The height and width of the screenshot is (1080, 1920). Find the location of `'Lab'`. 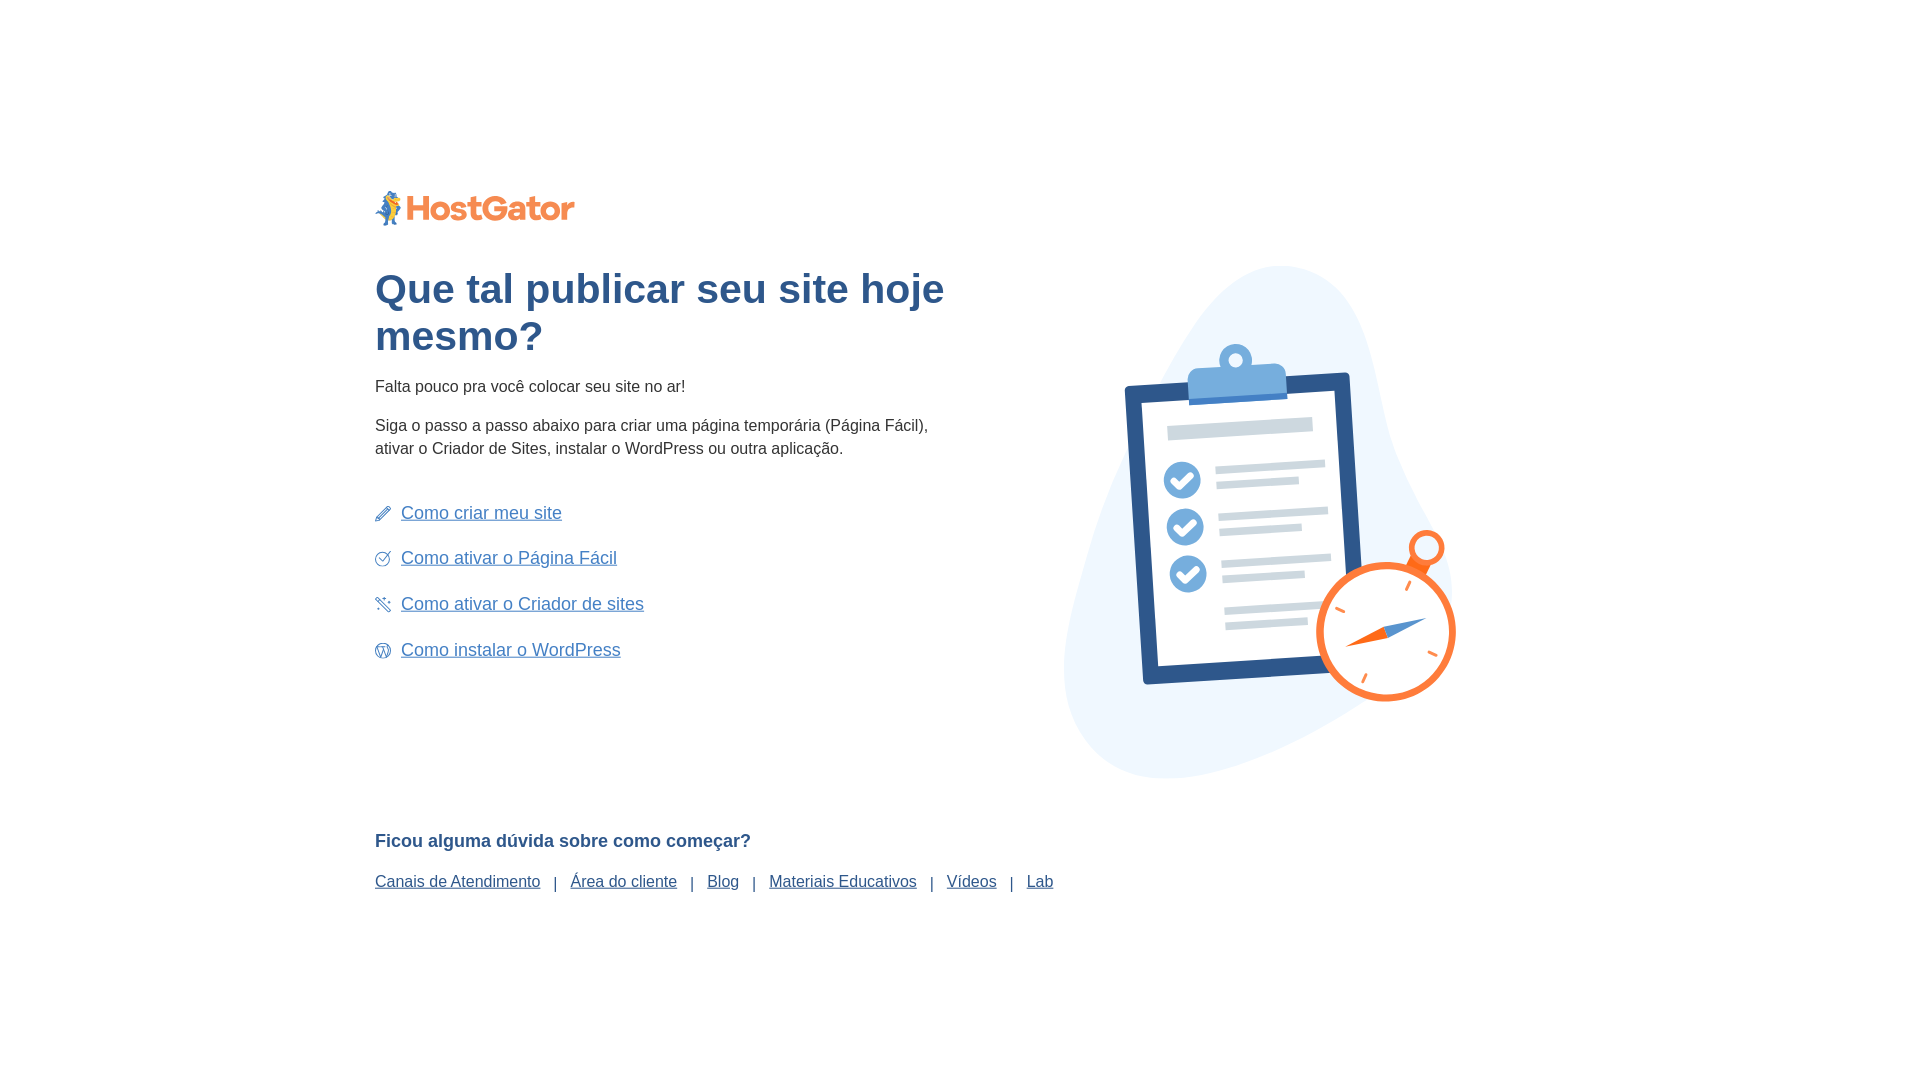

'Lab' is located at coordinates (1040, 879).